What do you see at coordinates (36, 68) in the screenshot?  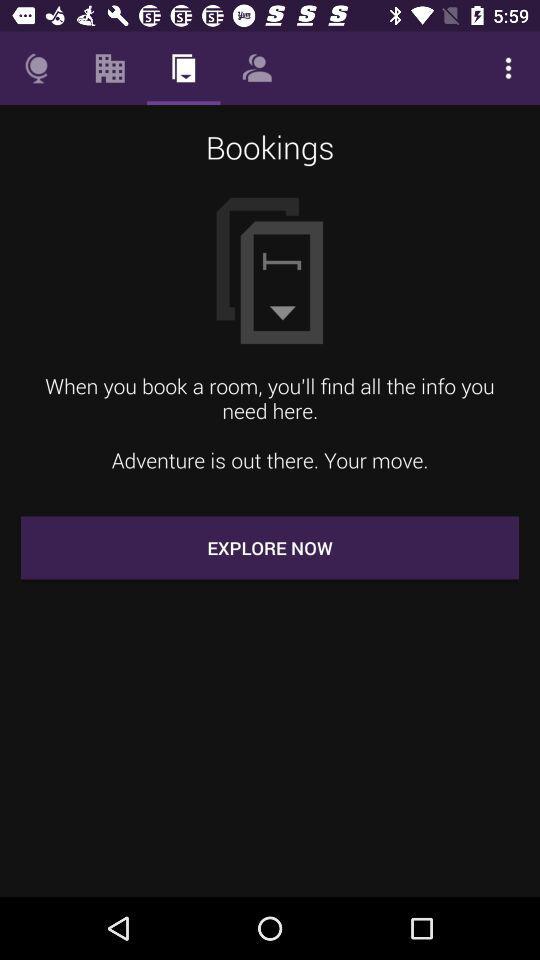 I see `item above the bookings item` at bounding box center [36, 68].